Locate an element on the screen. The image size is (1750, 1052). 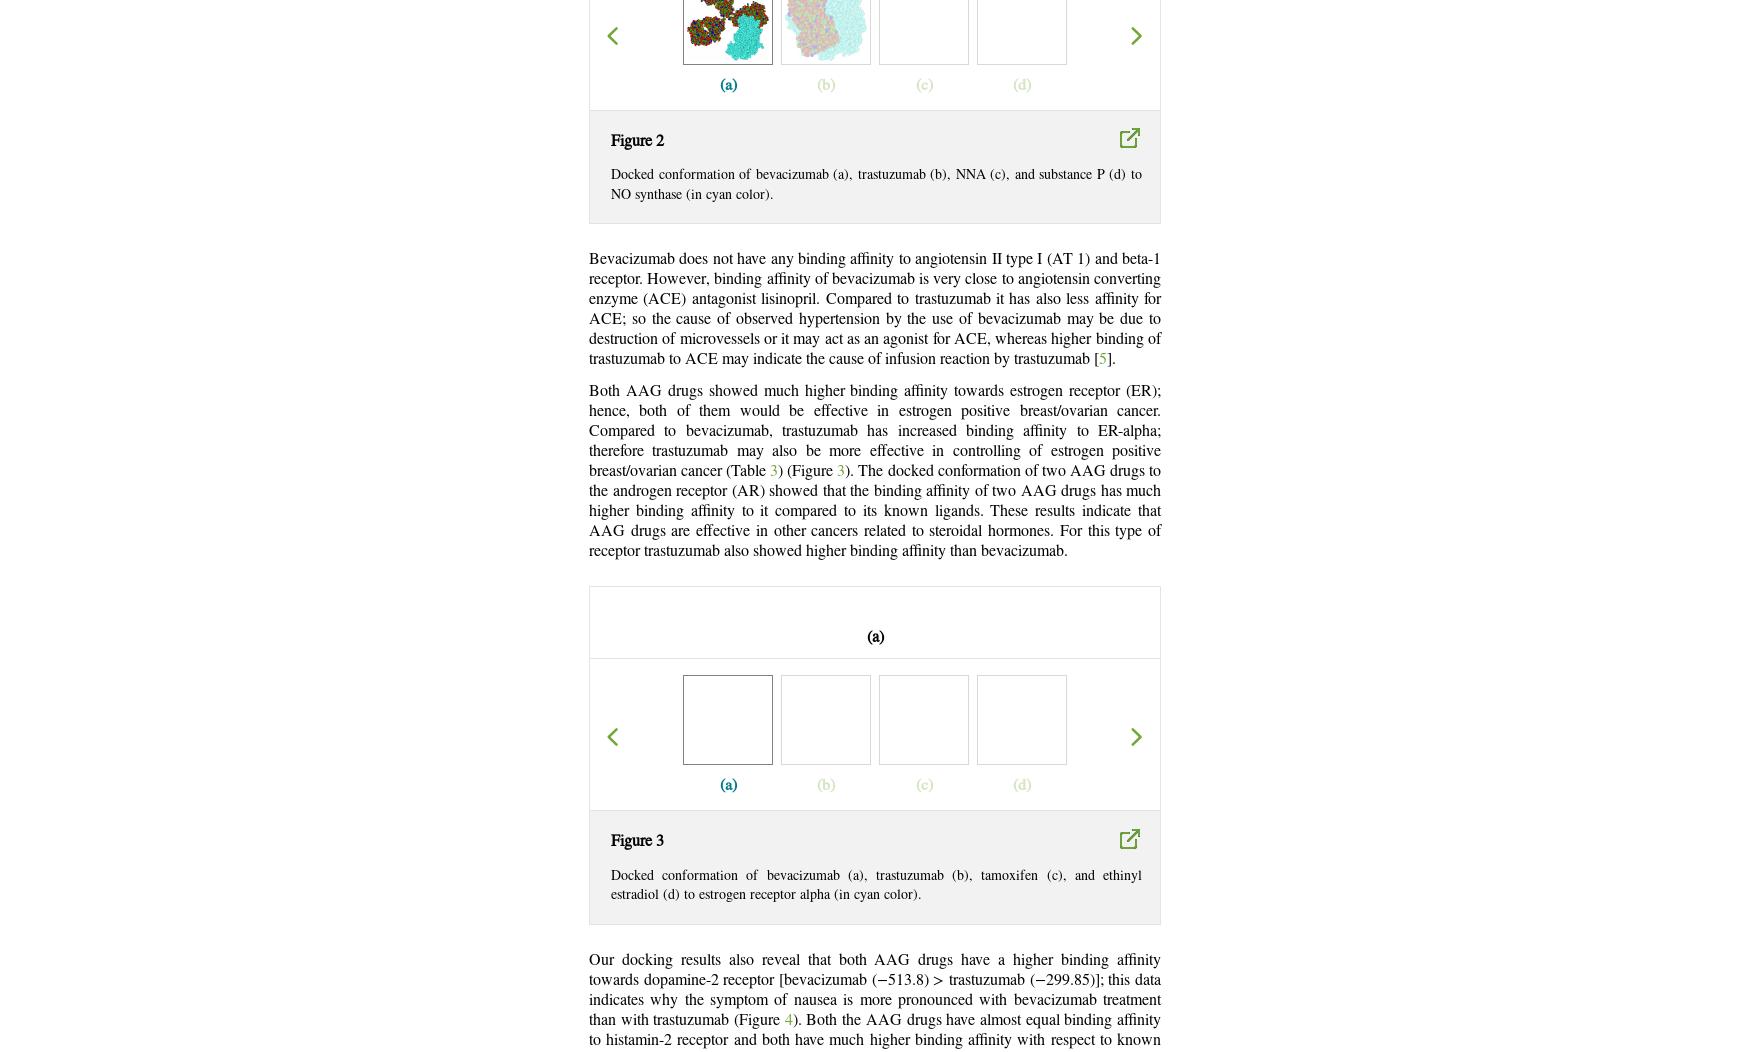
'Both AAG drugs showed much higher binding affinity towards estrogen receptor (ER); hence, both of them would be effective in estrogen positive breast/ovarian cancer. Compared to bevacizumab, trastuzumab has increased binding affinity to ER-alpha; therefore trastuzumab may also be more effective in controlling of estrogen positive breast/ovarian cancer (Table' is located at coordinates (875, 430).